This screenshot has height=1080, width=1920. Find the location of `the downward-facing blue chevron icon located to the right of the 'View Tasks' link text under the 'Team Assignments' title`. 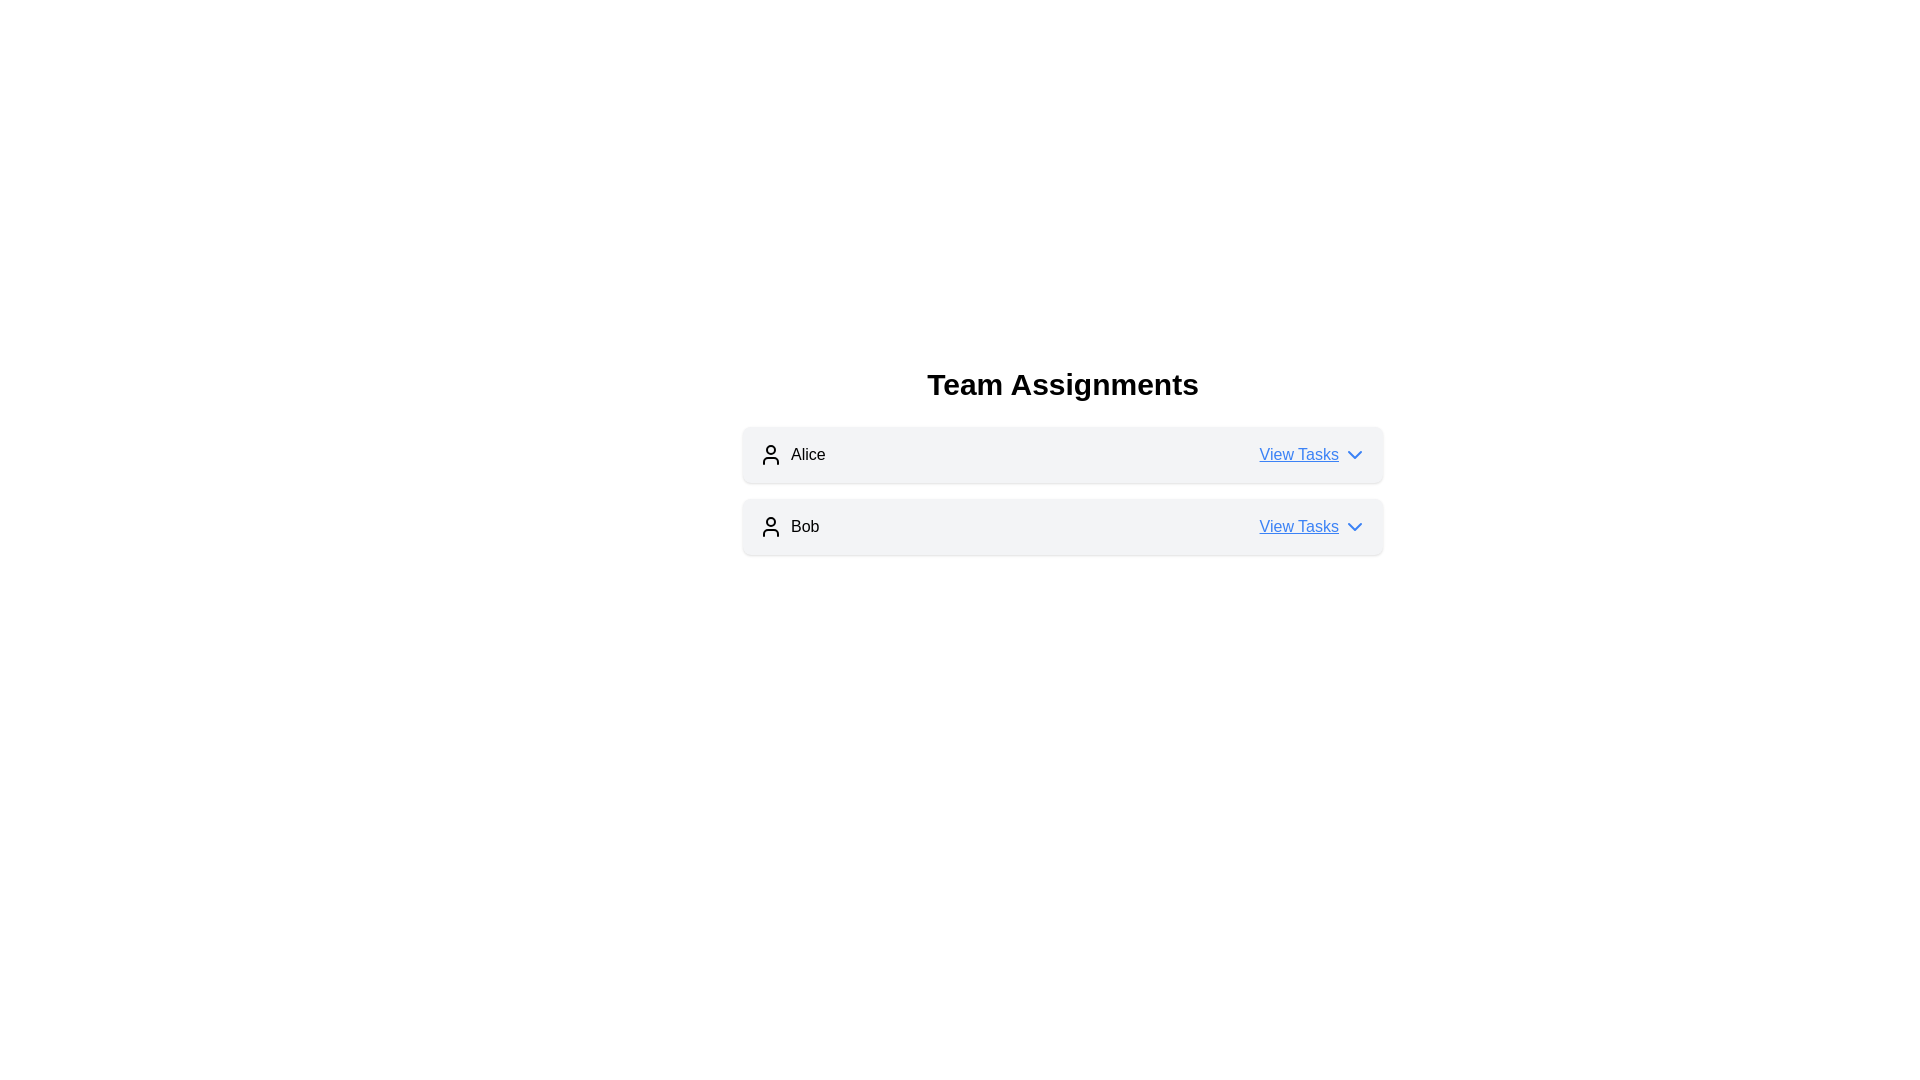

the downward-facing blue chevron icon located to the right of the 'View Tasks' link text under the 'Team Assignments' title is located at coordinates (1354, 526).